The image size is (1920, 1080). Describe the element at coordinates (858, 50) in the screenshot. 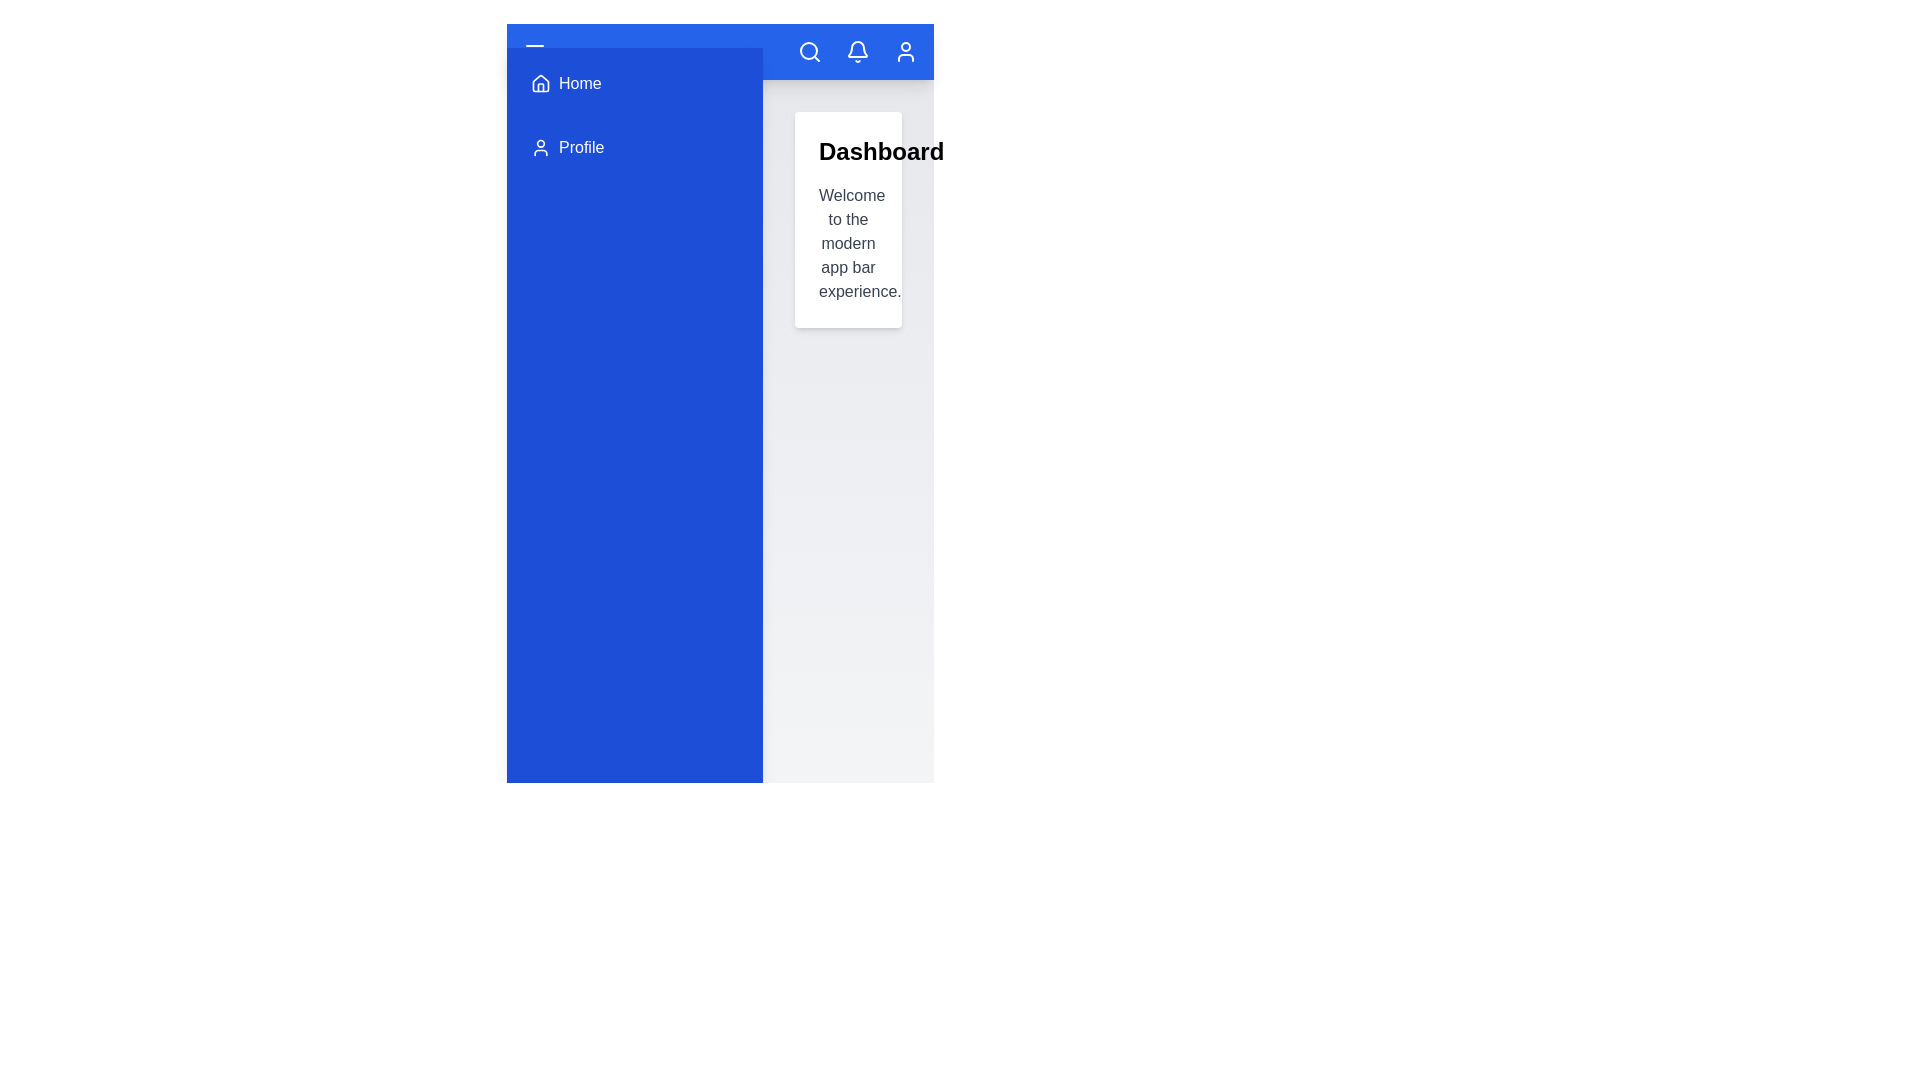

I see `the notifications icon` at that location.